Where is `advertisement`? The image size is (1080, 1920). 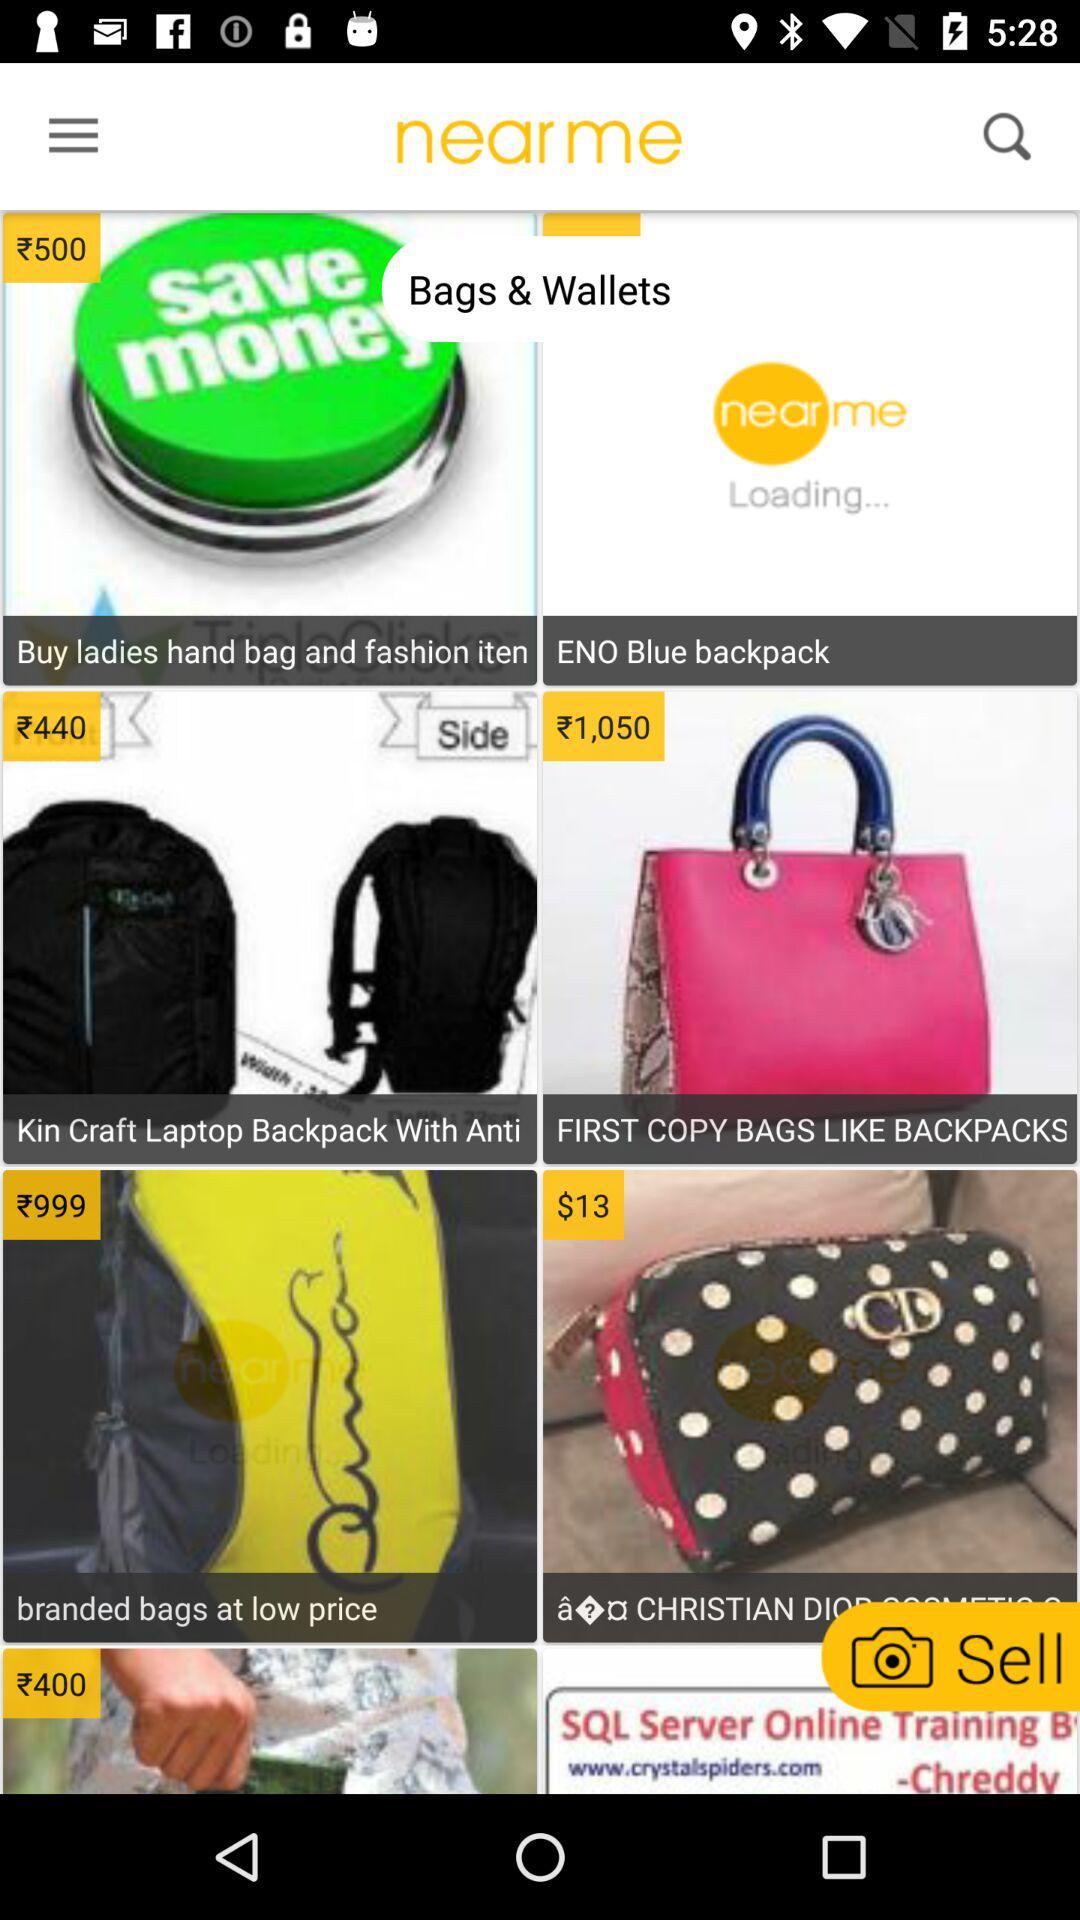
advertisement is located at coordinates (270, 1075).